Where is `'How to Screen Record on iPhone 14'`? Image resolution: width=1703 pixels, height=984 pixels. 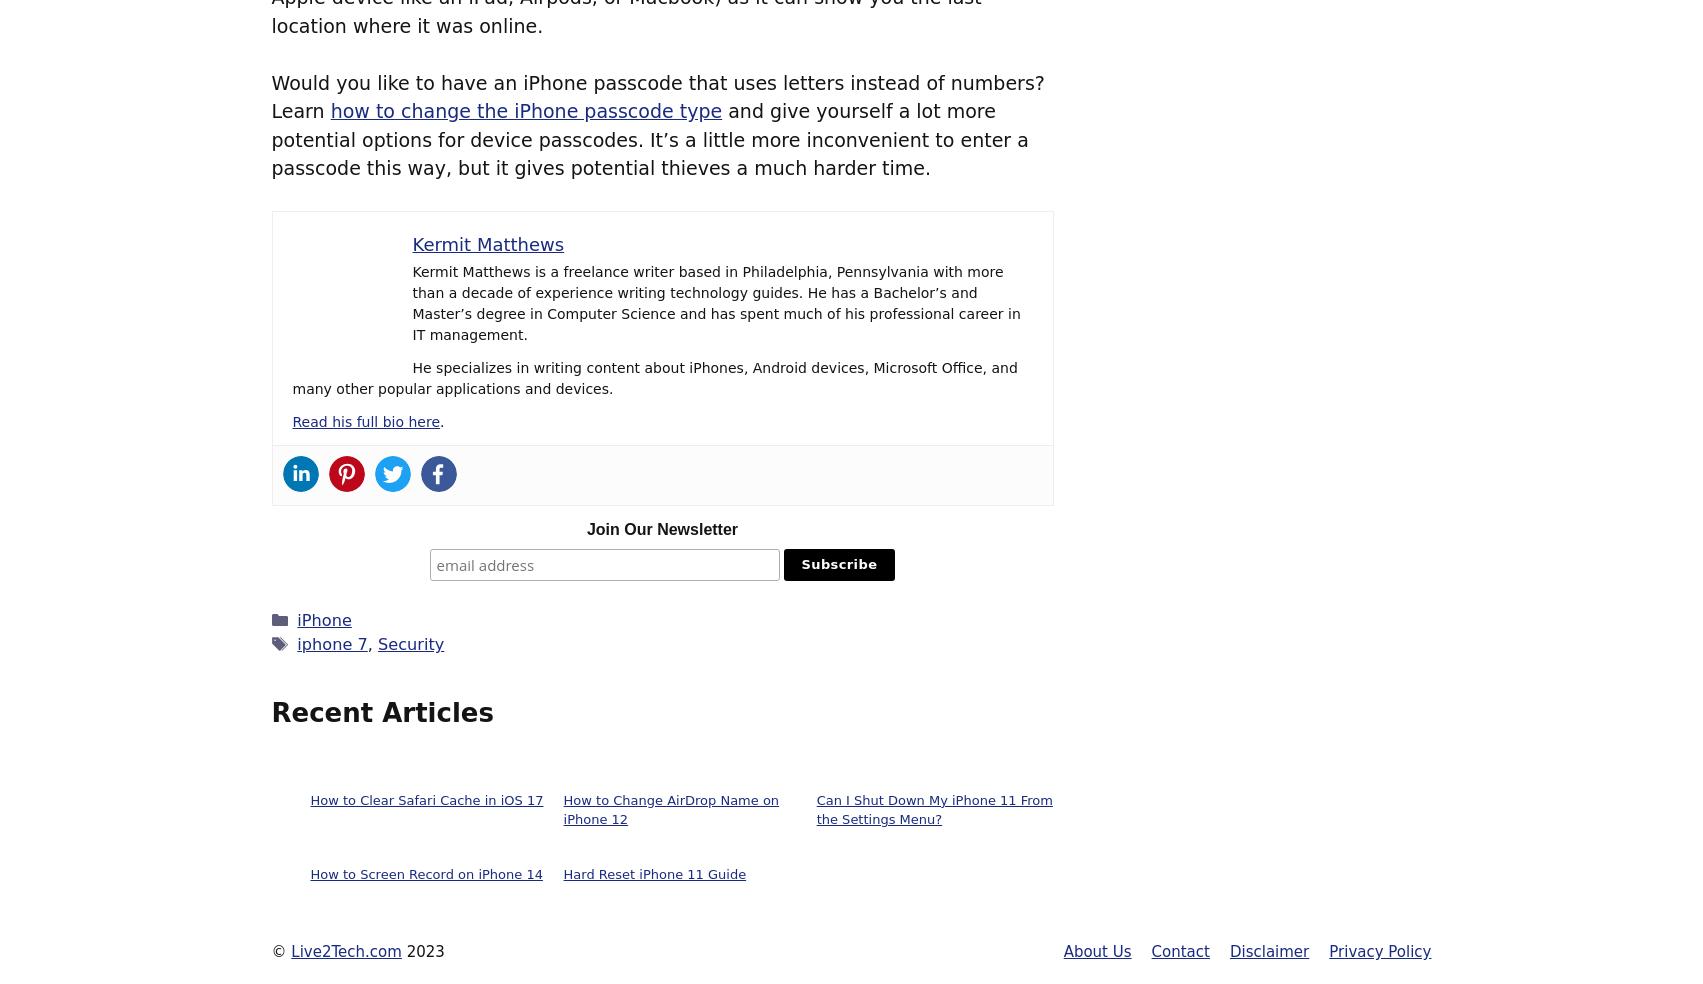 'How to Screen Record on iPhone 14' is located at coordinates (425, 874).